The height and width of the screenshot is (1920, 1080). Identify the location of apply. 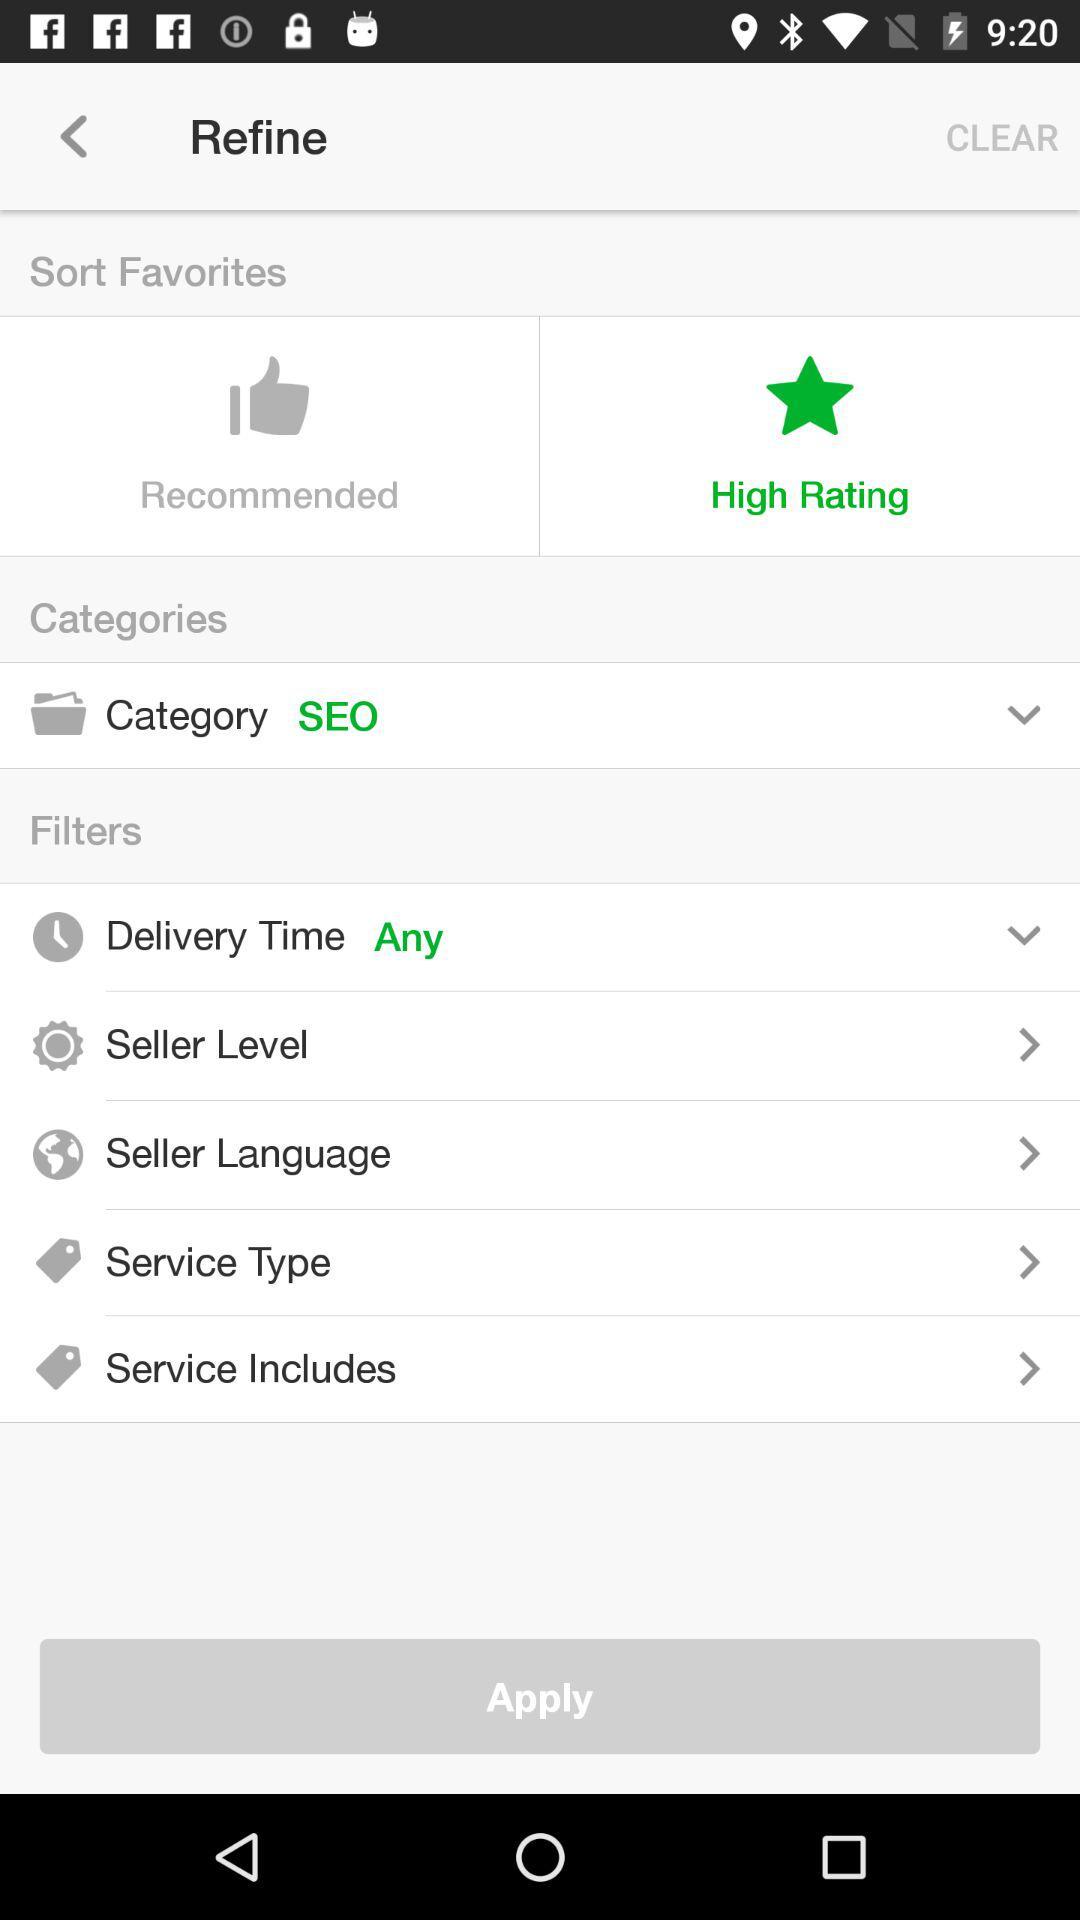
(540, 1695).